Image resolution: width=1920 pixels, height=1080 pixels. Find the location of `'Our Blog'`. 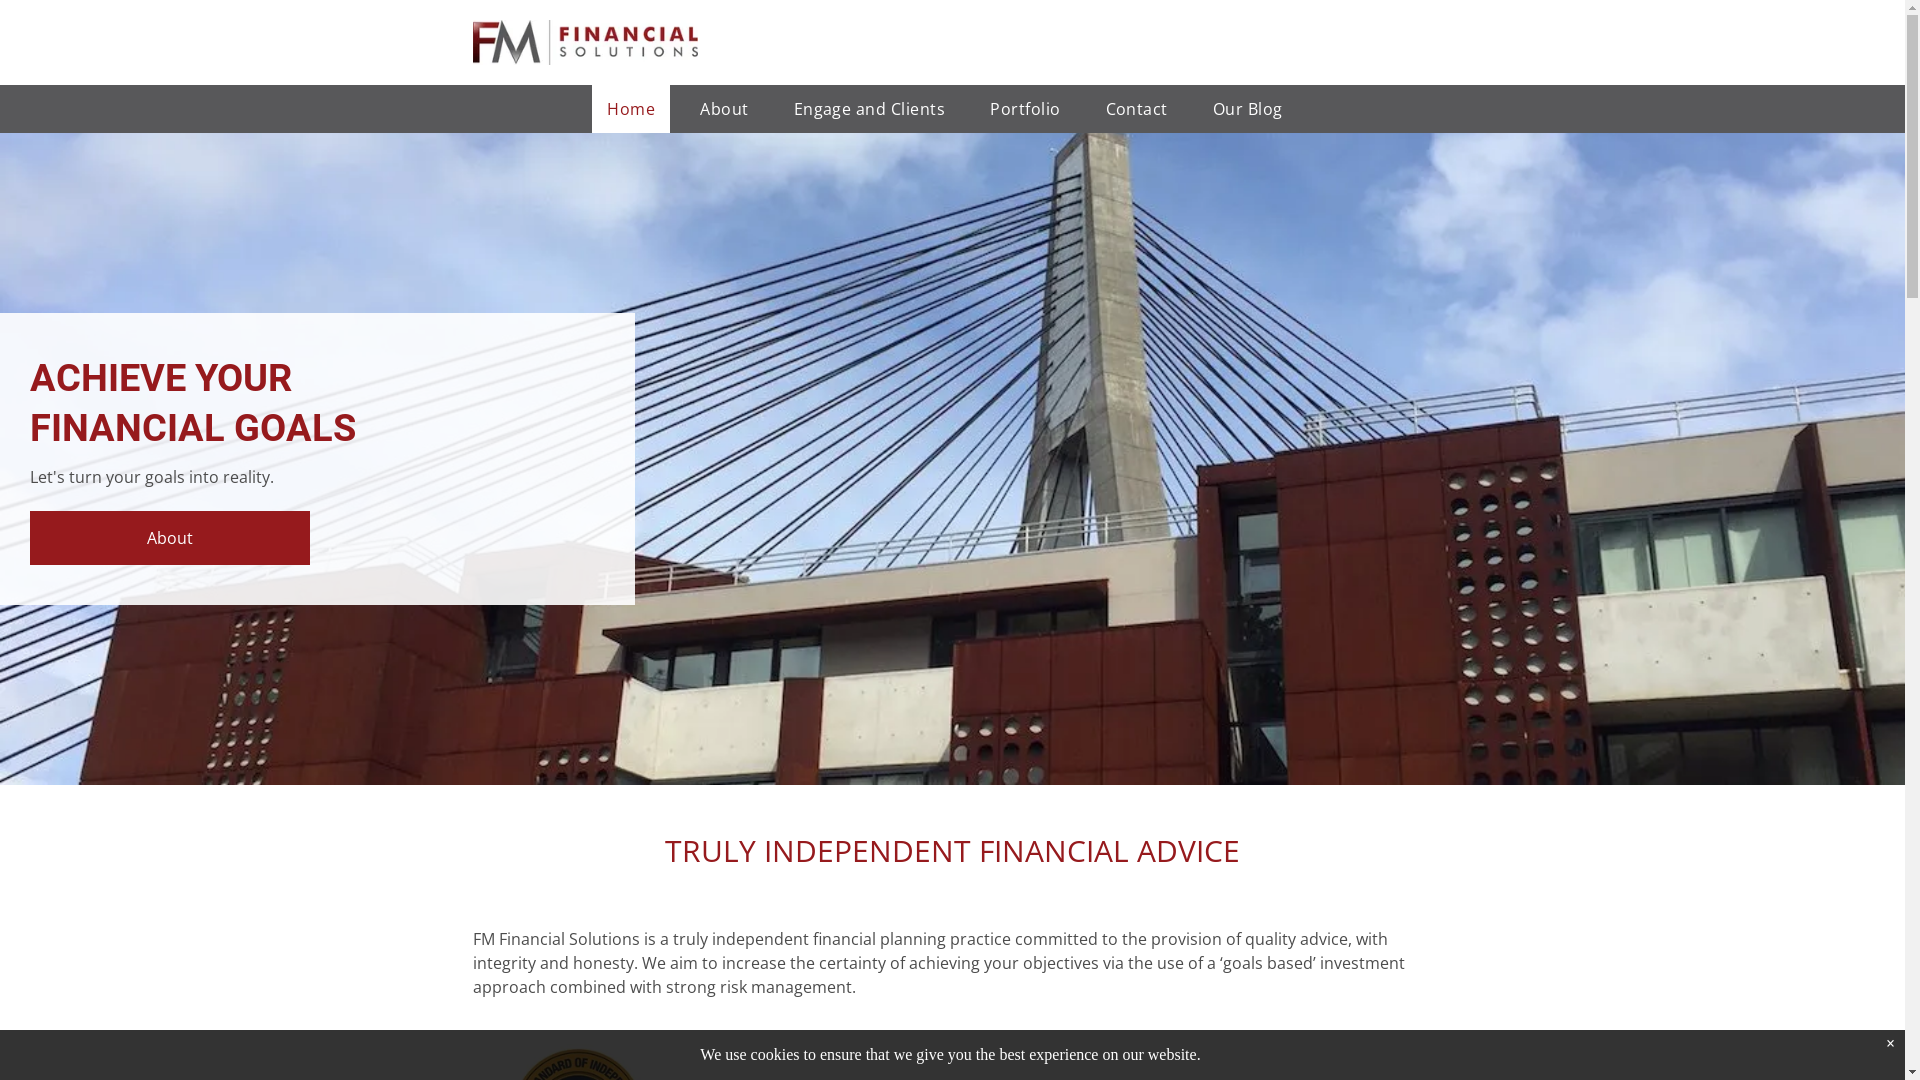

'Our Blog' is located at coordinates (1247, 108).